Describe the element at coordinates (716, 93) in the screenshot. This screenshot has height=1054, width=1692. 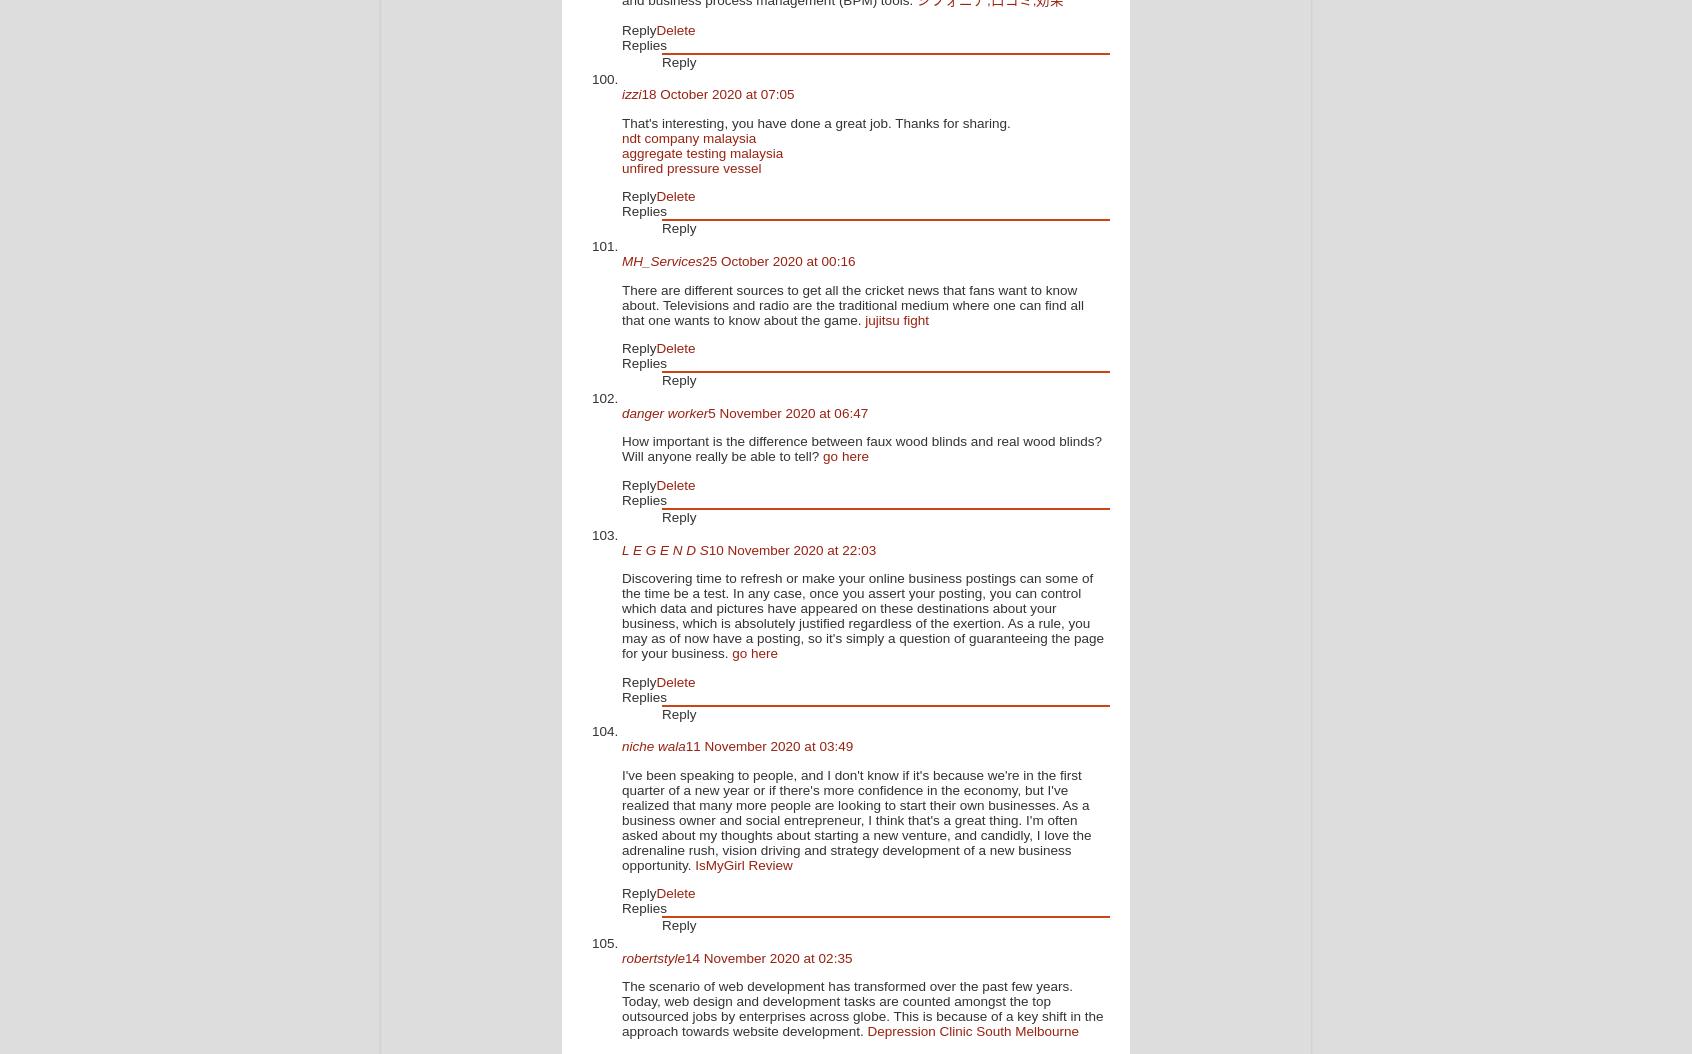
I see `'18 October 2020 at 07:05'` at that location.